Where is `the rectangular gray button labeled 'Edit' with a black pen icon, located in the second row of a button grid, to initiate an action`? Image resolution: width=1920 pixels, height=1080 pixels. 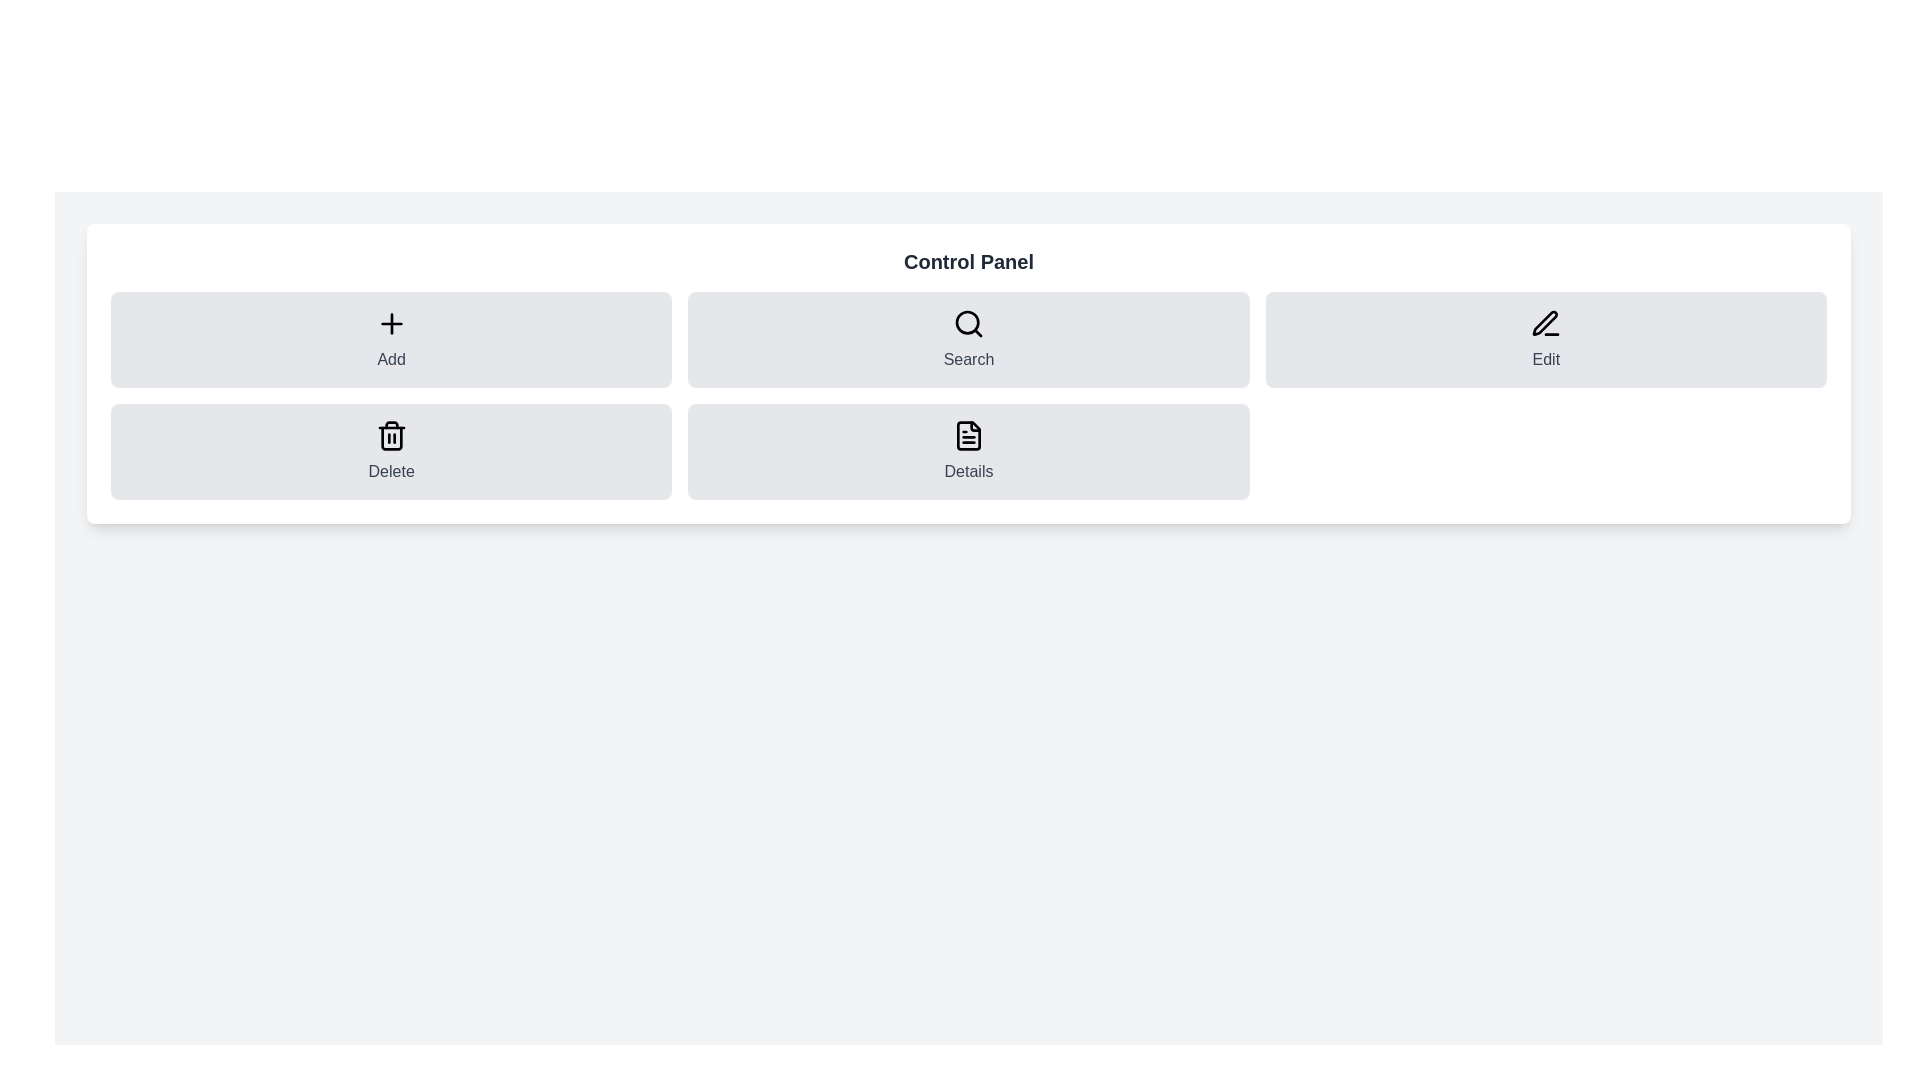
the rectangular gray button labeled 'Edit' with a black pen icon, located in the second row of a button grid, to initiate an action is located at coordinates (1545, 338).